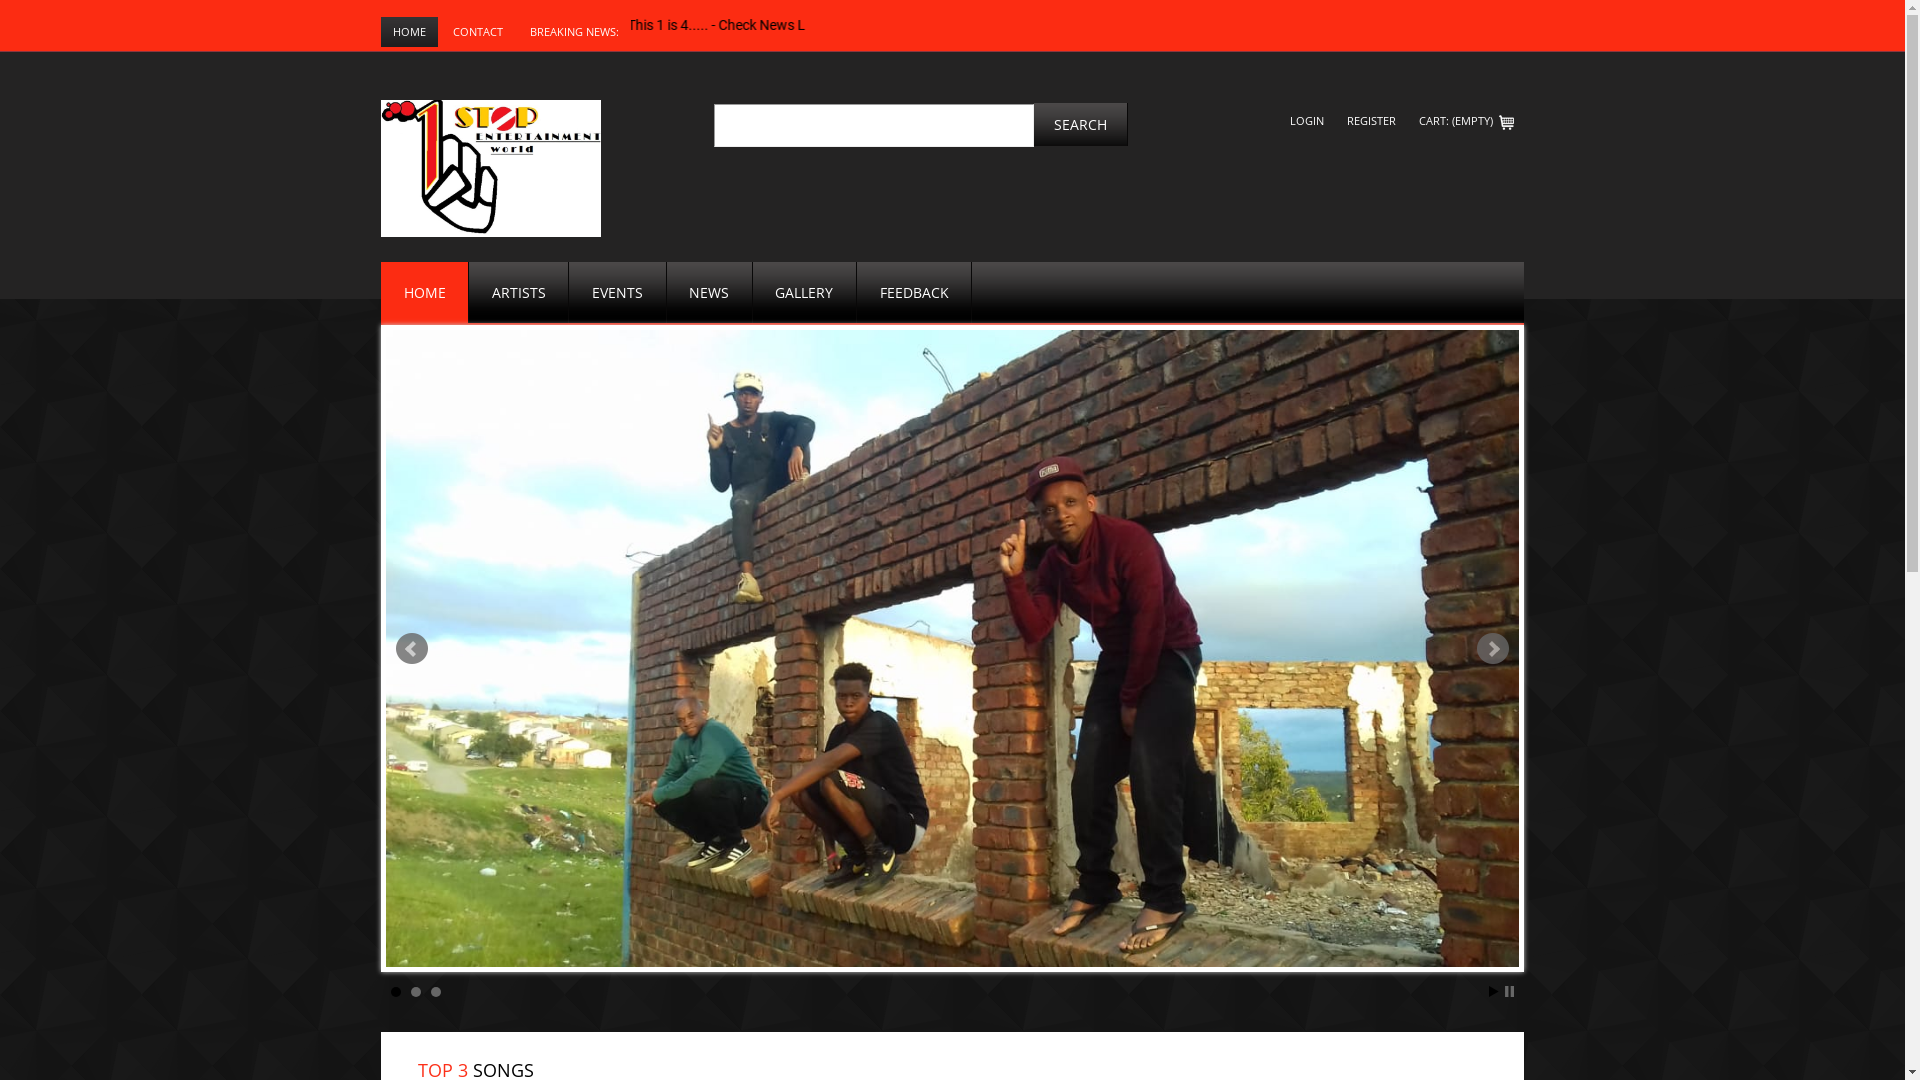  I want to click on 'REGISTER', so click(1370, 120).